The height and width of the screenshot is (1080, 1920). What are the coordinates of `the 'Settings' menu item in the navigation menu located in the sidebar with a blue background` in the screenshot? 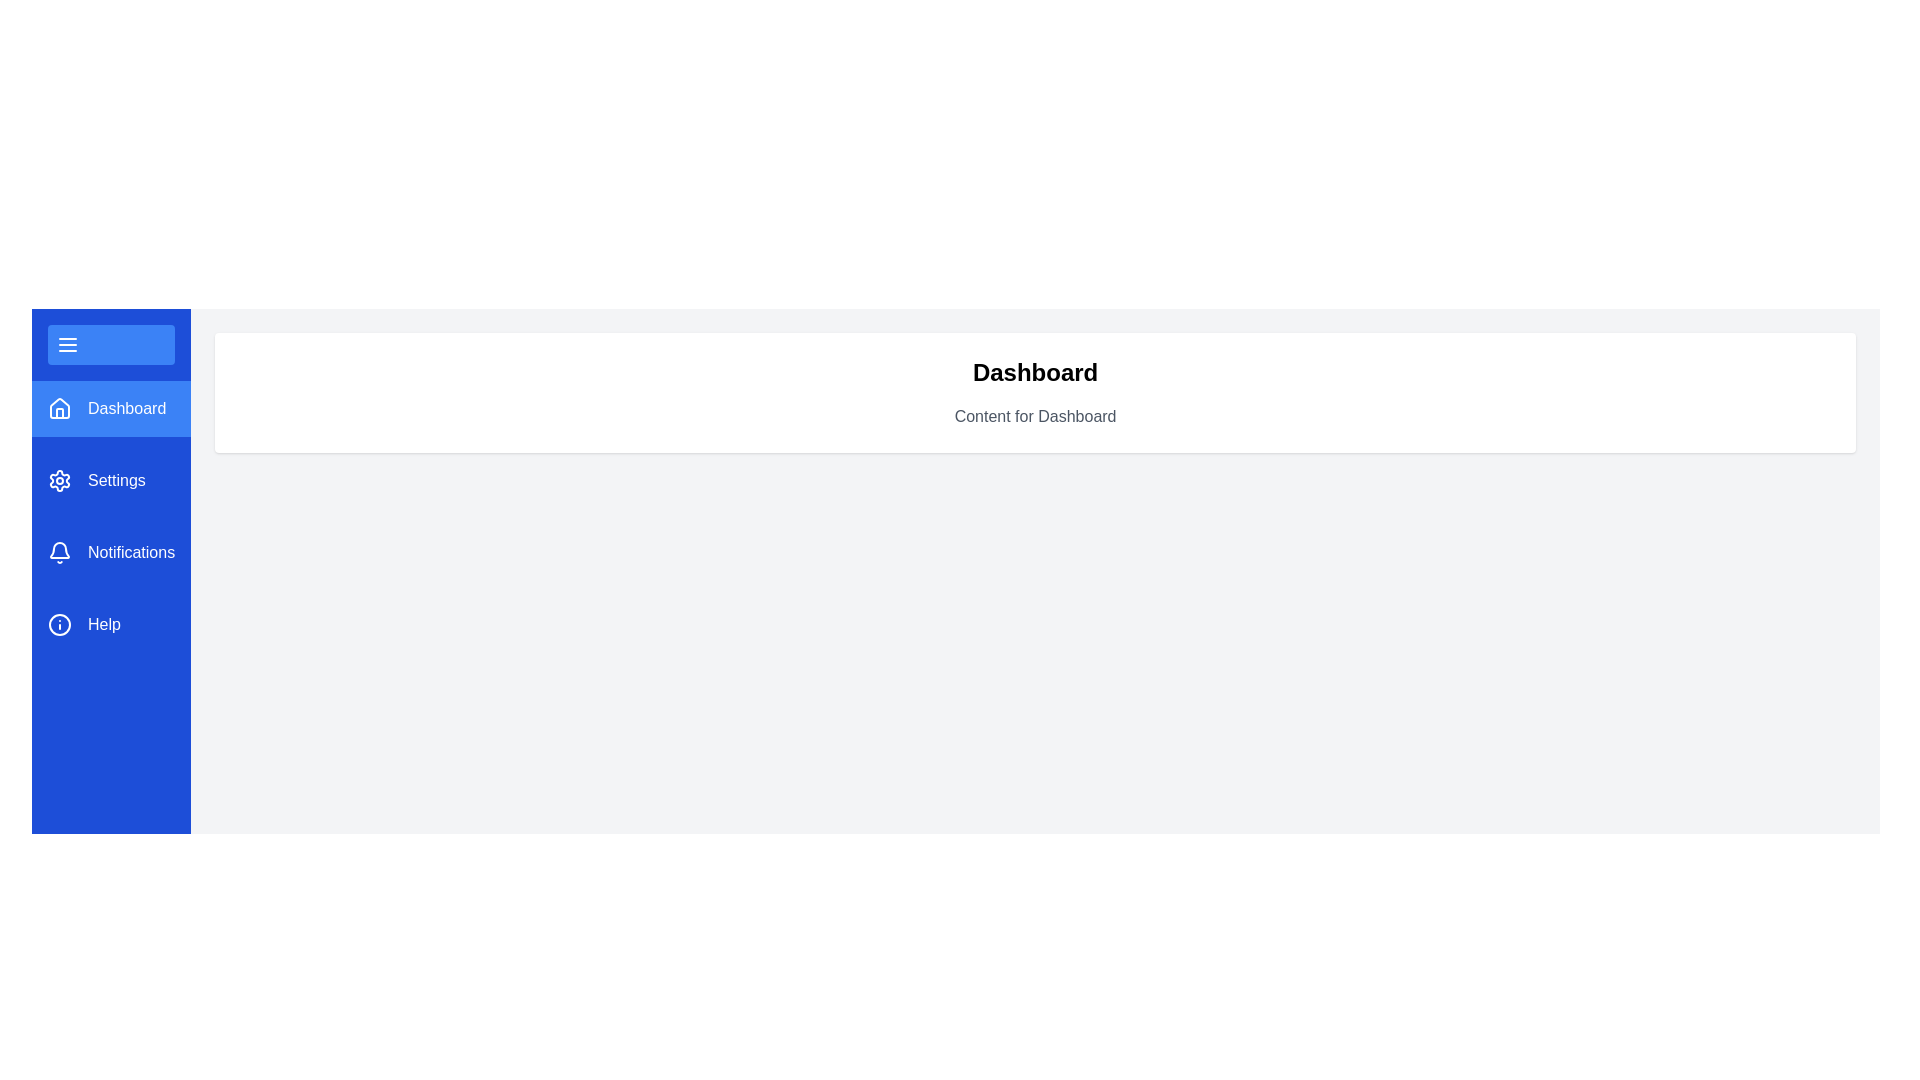 It's located at (110, 515).